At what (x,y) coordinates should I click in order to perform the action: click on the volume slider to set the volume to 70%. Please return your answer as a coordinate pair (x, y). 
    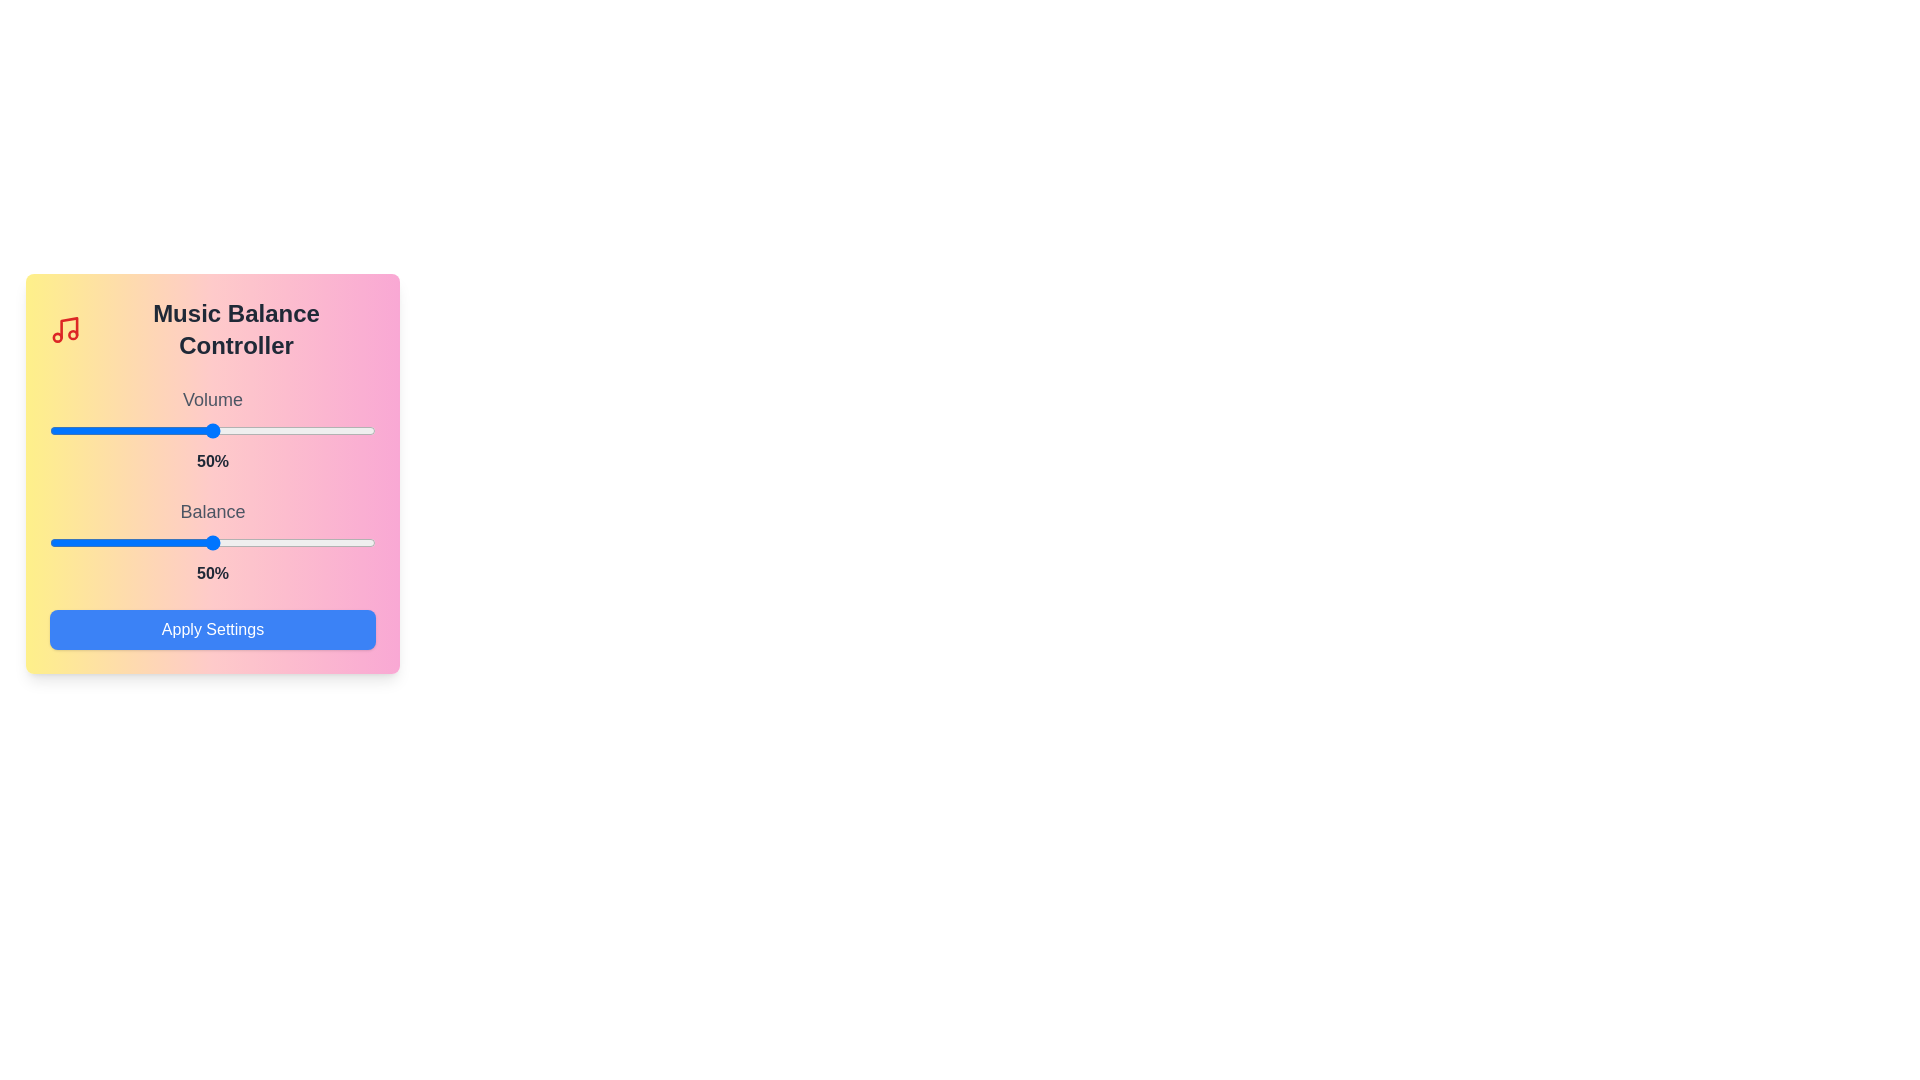
    Looking at the image, I should click on (277, 430).